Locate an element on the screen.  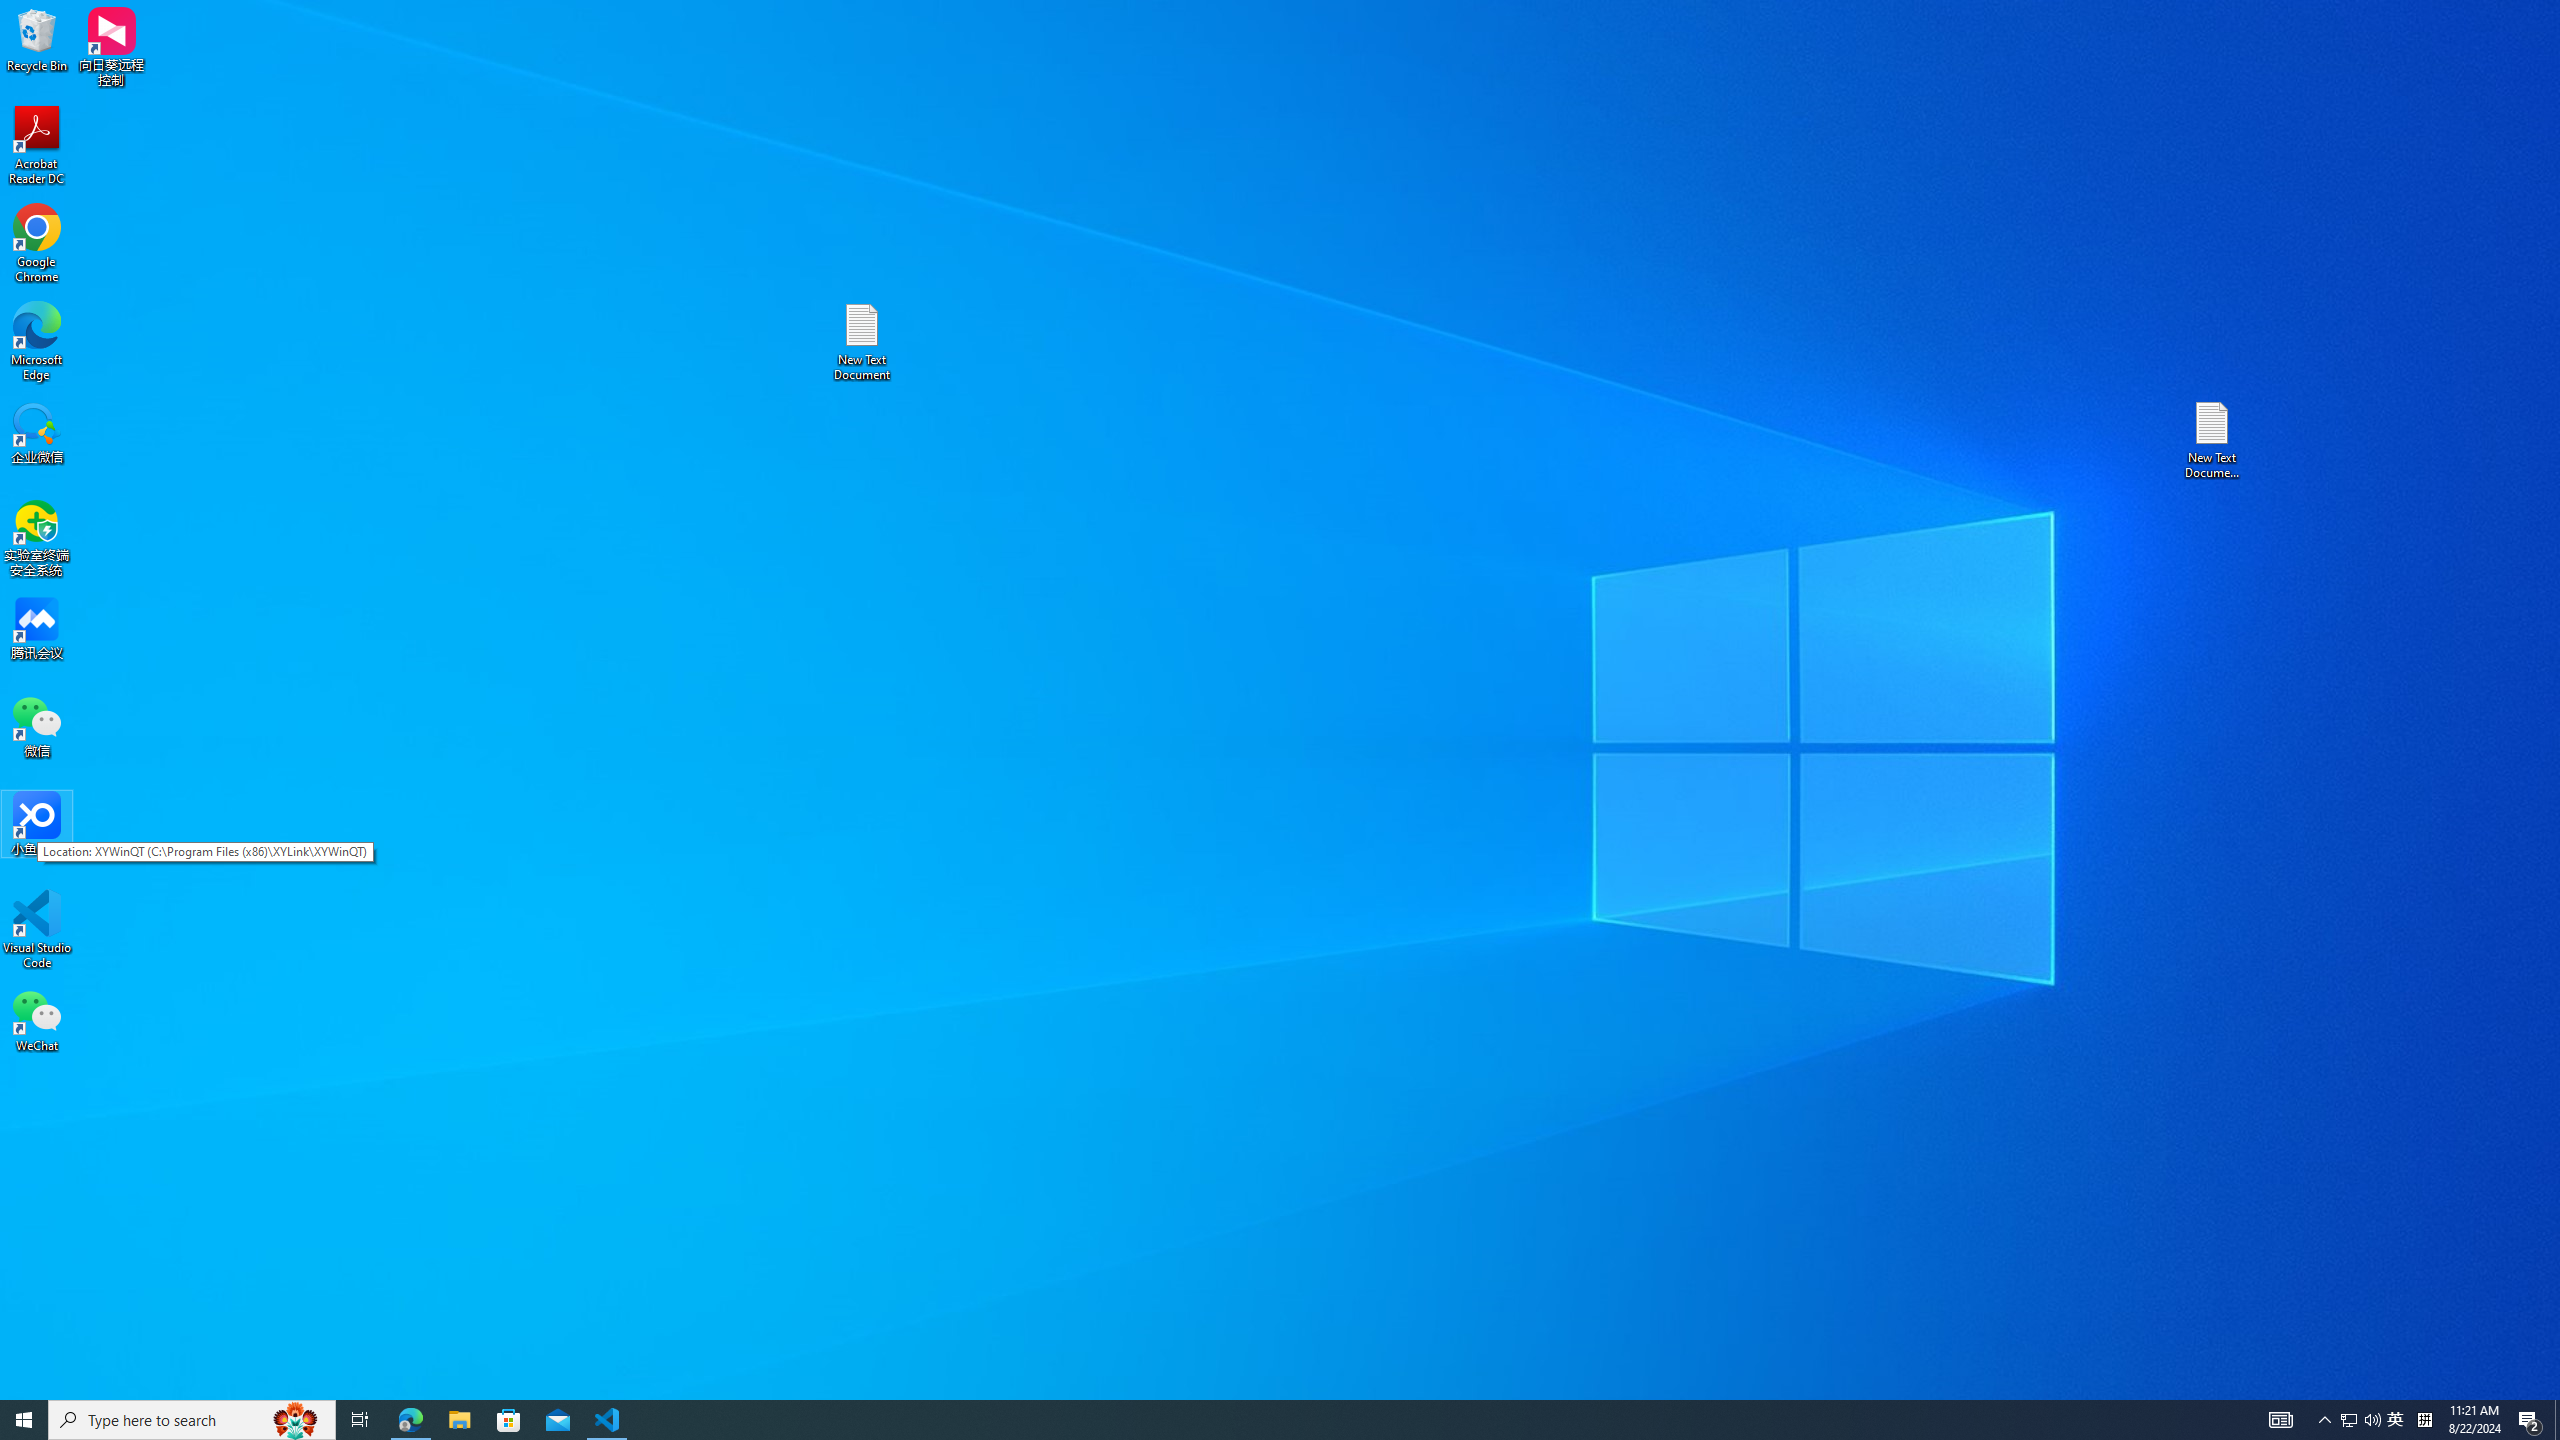
'Google Chrome' is located at coordinates (36, 244).